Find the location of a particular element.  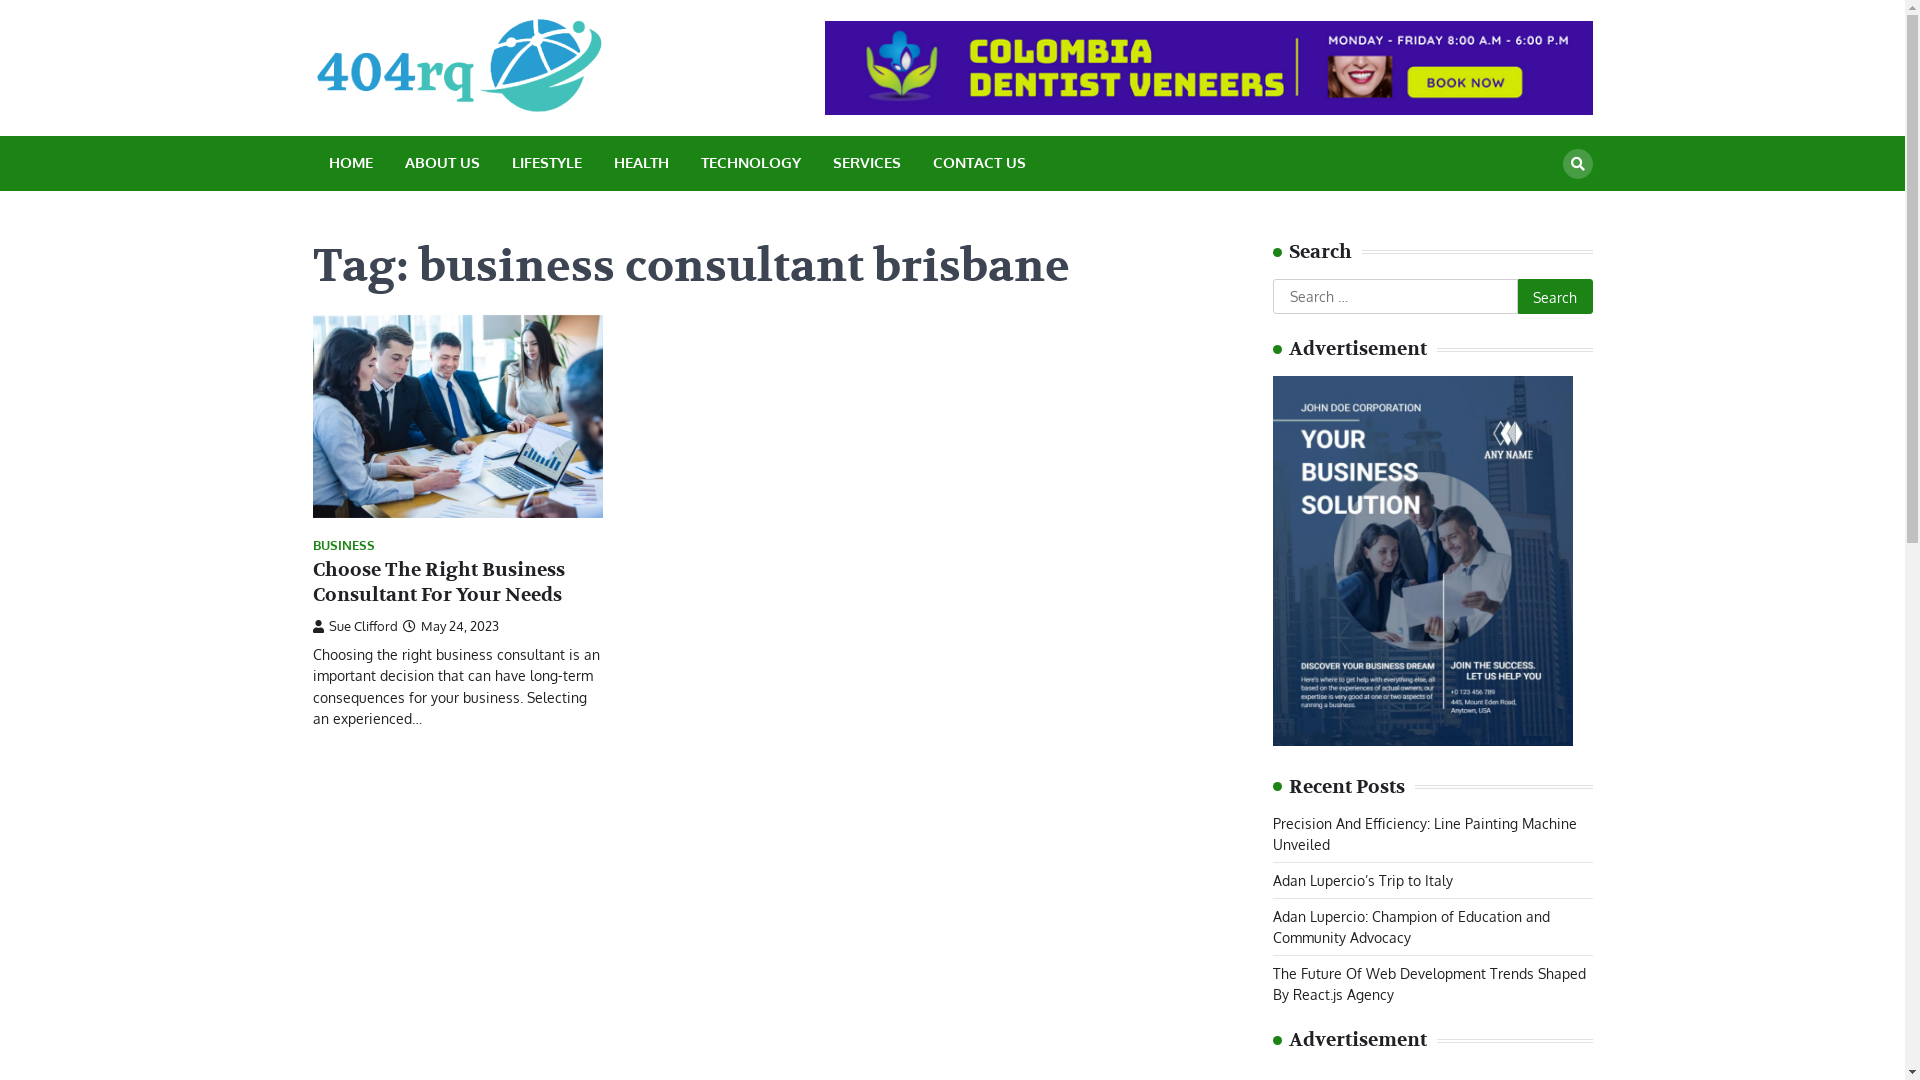

'Sue Clifford' is located at coordinates (354, 624).